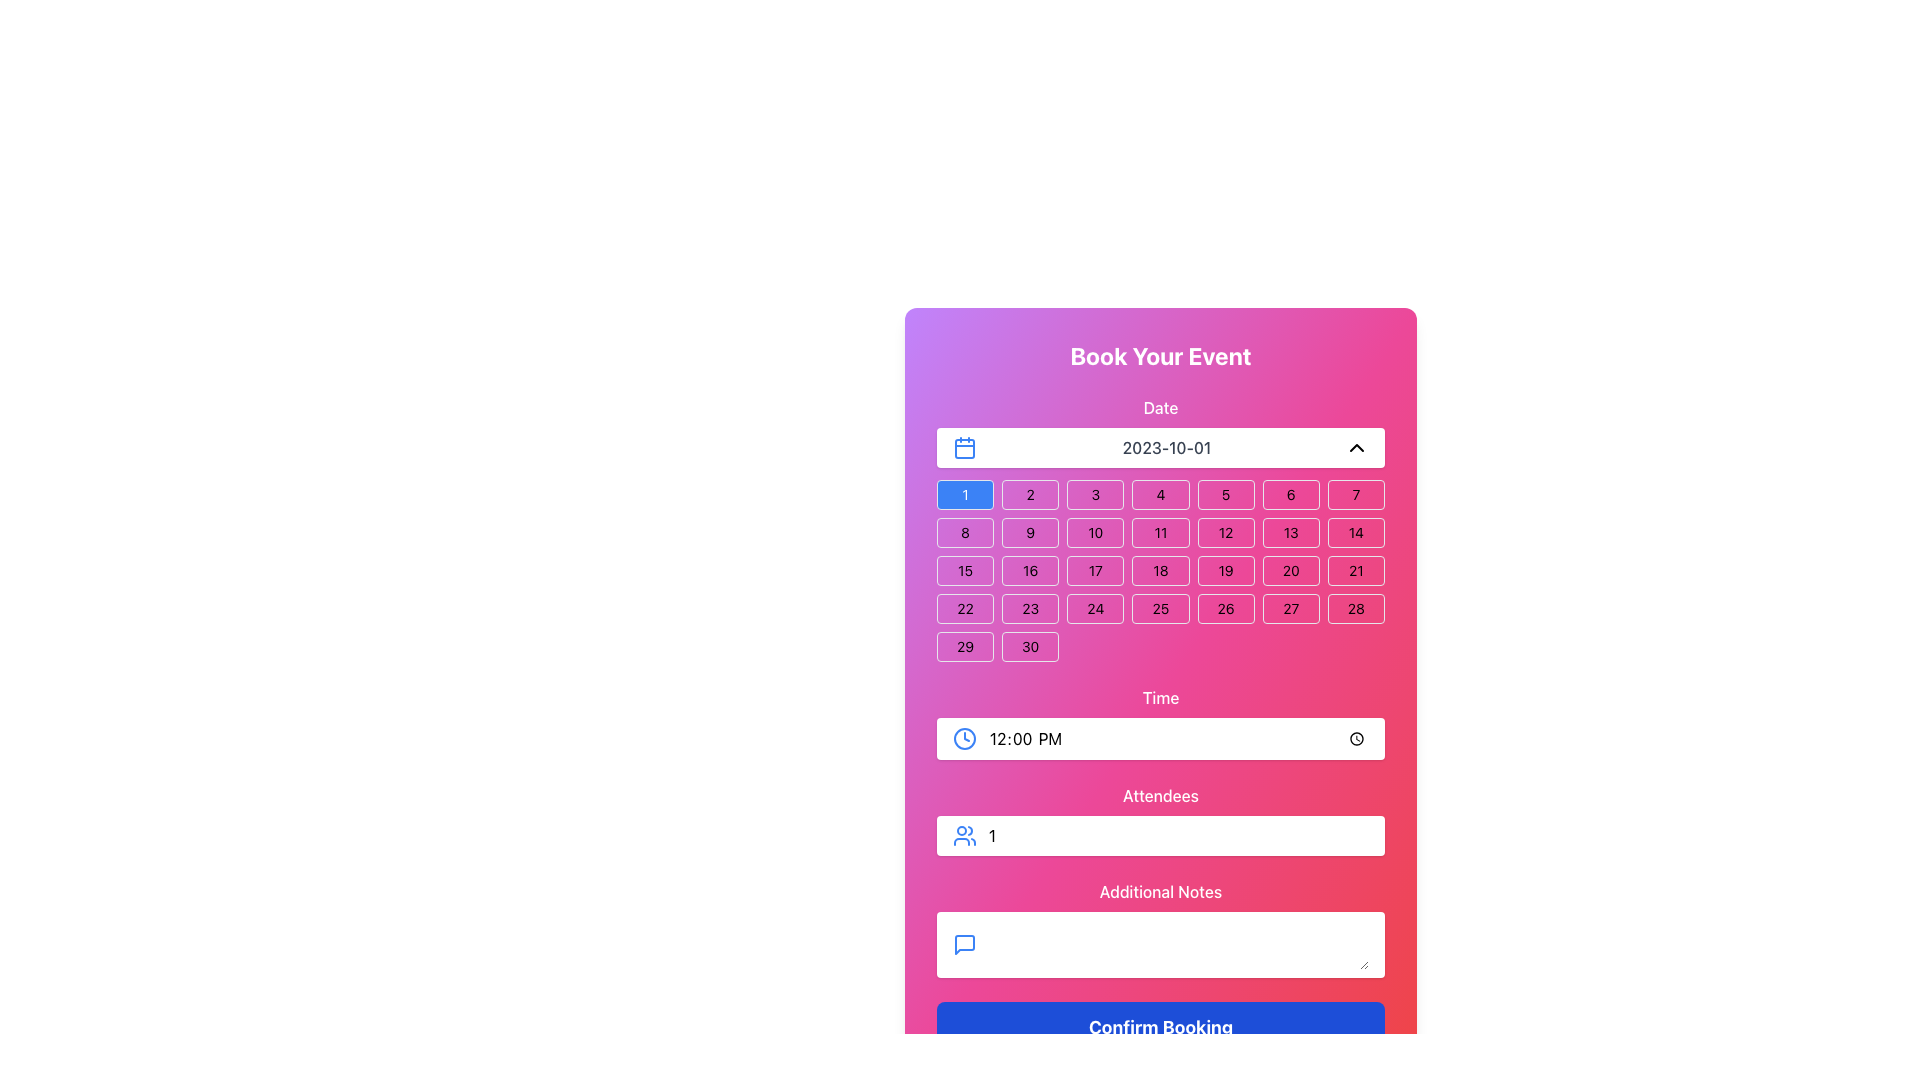 The height and width of the screenshot is (1080, 1920). I want to click on the selectable date button representing the 25th day of the month in the calendar interface, so click(1161, 608).